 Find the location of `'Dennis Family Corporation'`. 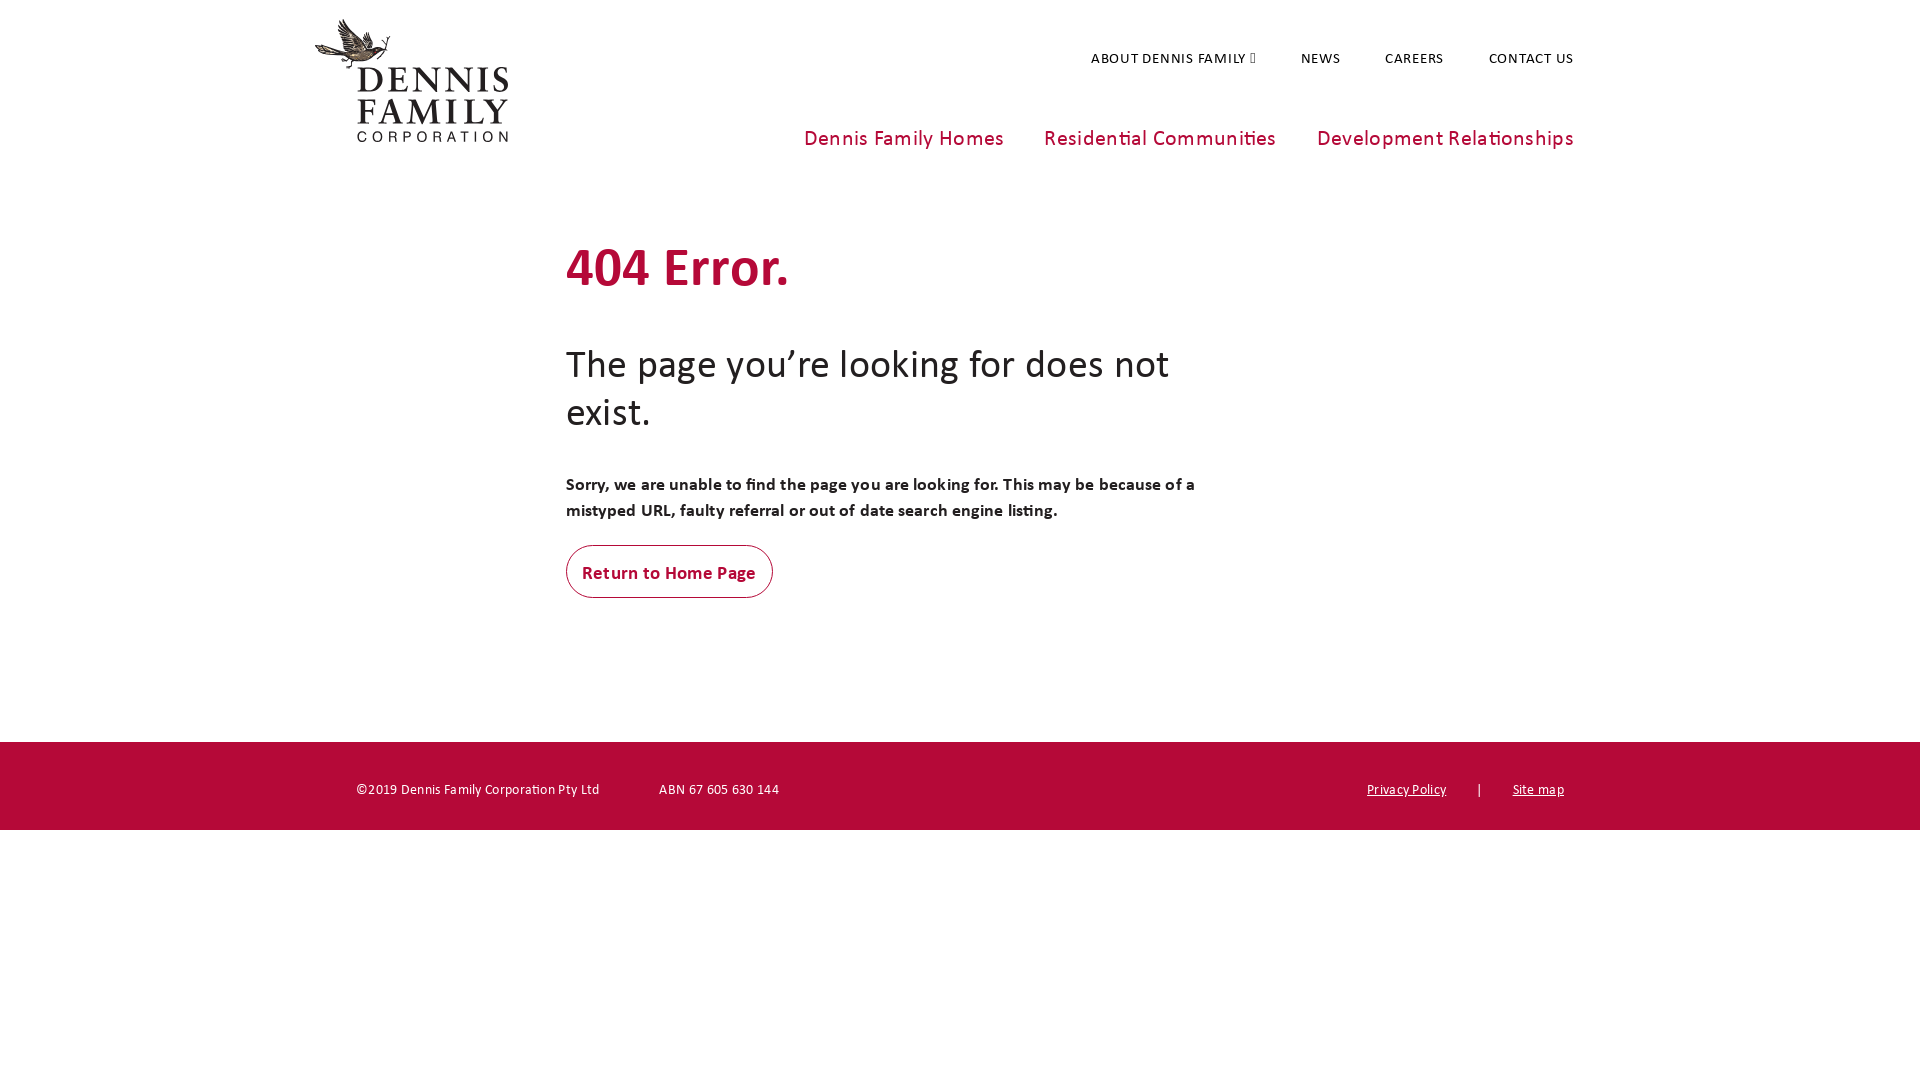

'Dennis Family Corporation' is located at coordinates (403, 79).